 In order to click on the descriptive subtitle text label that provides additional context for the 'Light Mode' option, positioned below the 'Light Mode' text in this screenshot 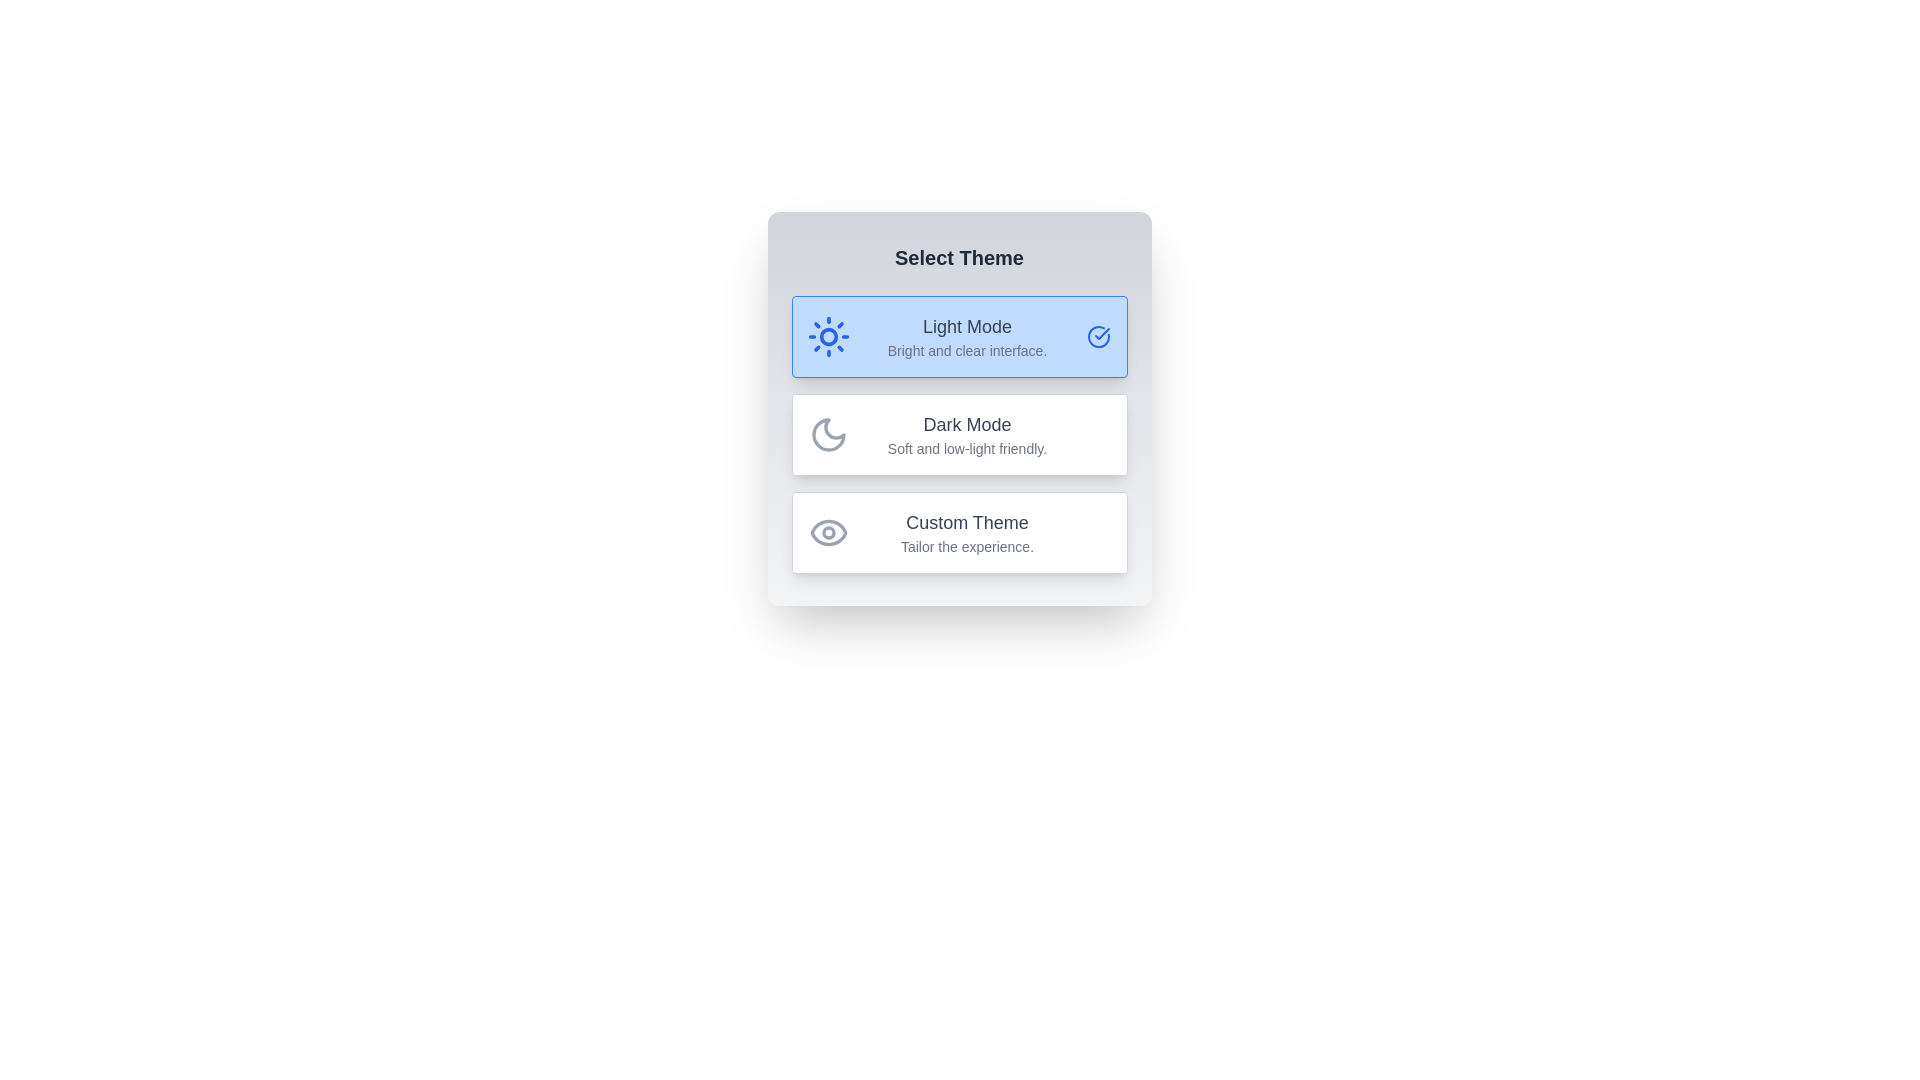, I will do `click(967, 350)`.